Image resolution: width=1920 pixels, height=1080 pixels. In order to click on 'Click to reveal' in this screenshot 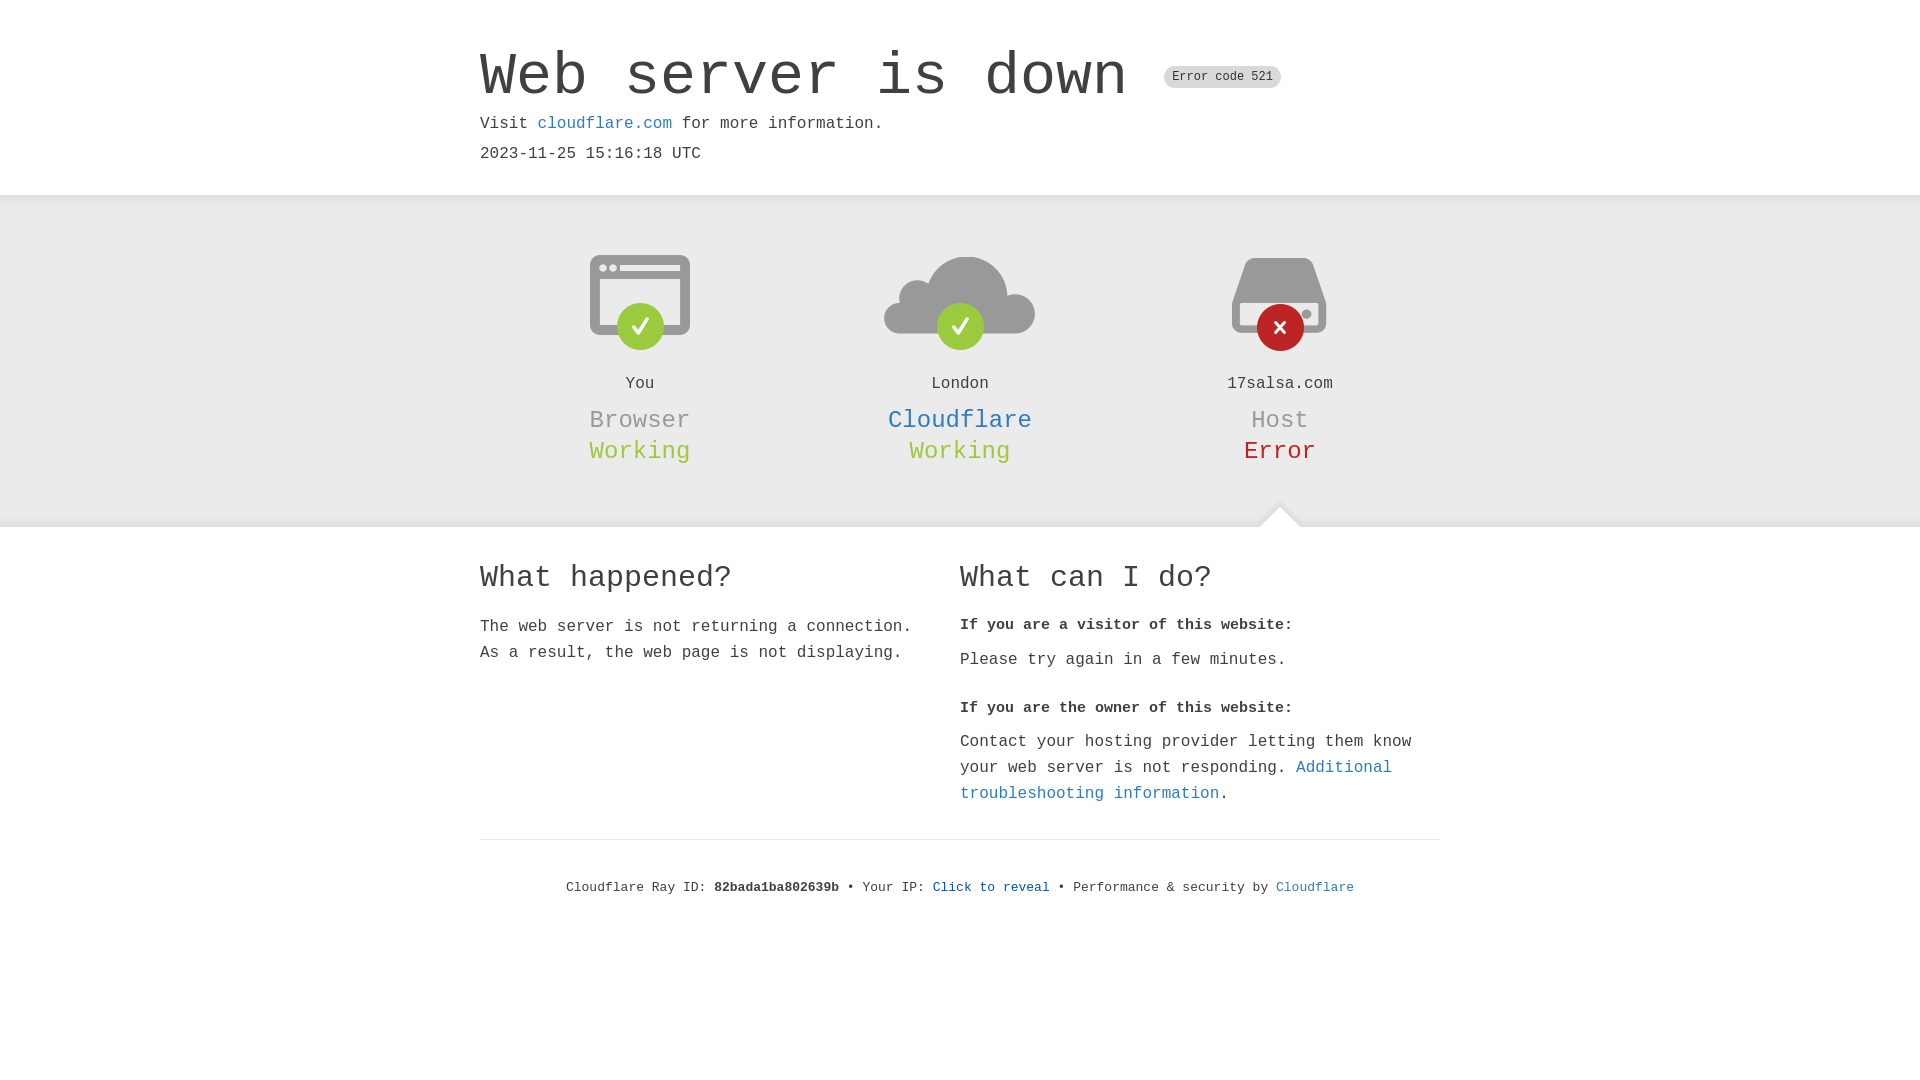, I will do `click(991, 886)`.